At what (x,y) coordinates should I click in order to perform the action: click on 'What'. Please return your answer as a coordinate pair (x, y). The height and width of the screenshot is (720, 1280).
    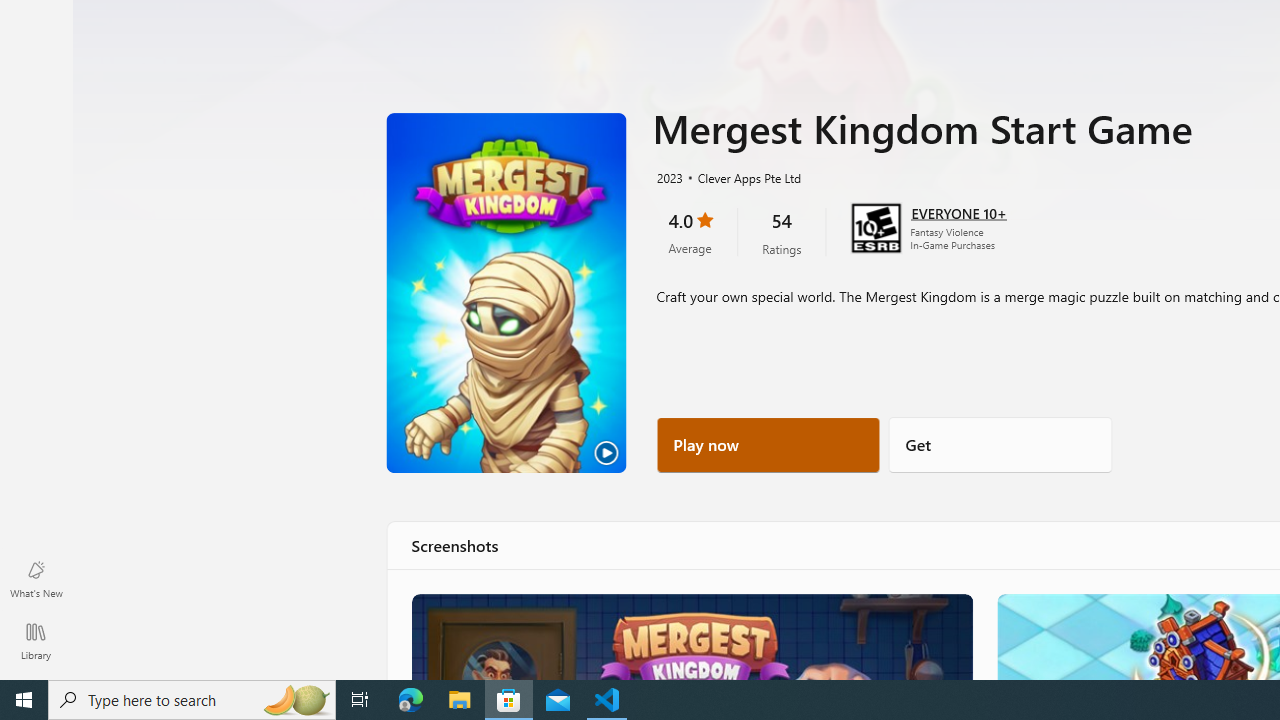
    Looking at the image, I should click on (35, 578).